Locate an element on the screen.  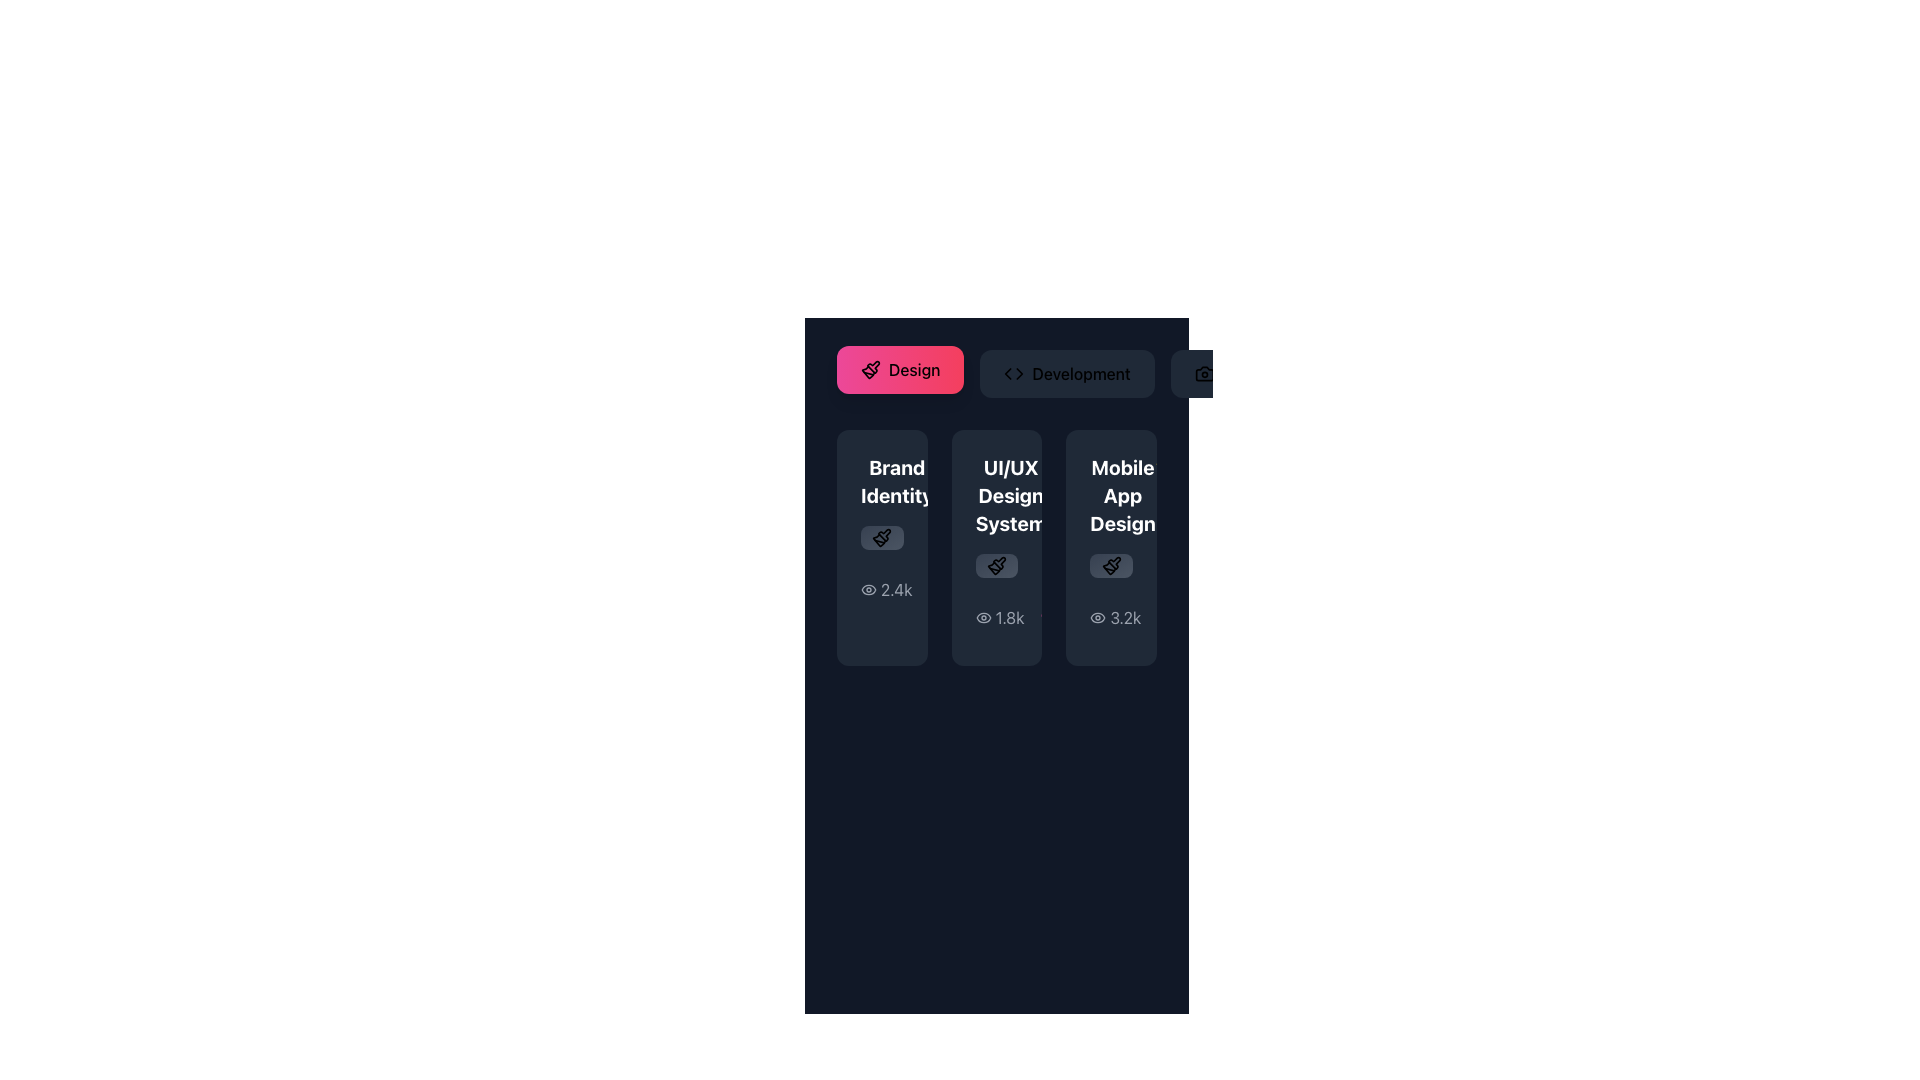
the camera icon vector graphic in the top bar, which has a thin black outline on a dark background is located at coordinates (1203, 374).